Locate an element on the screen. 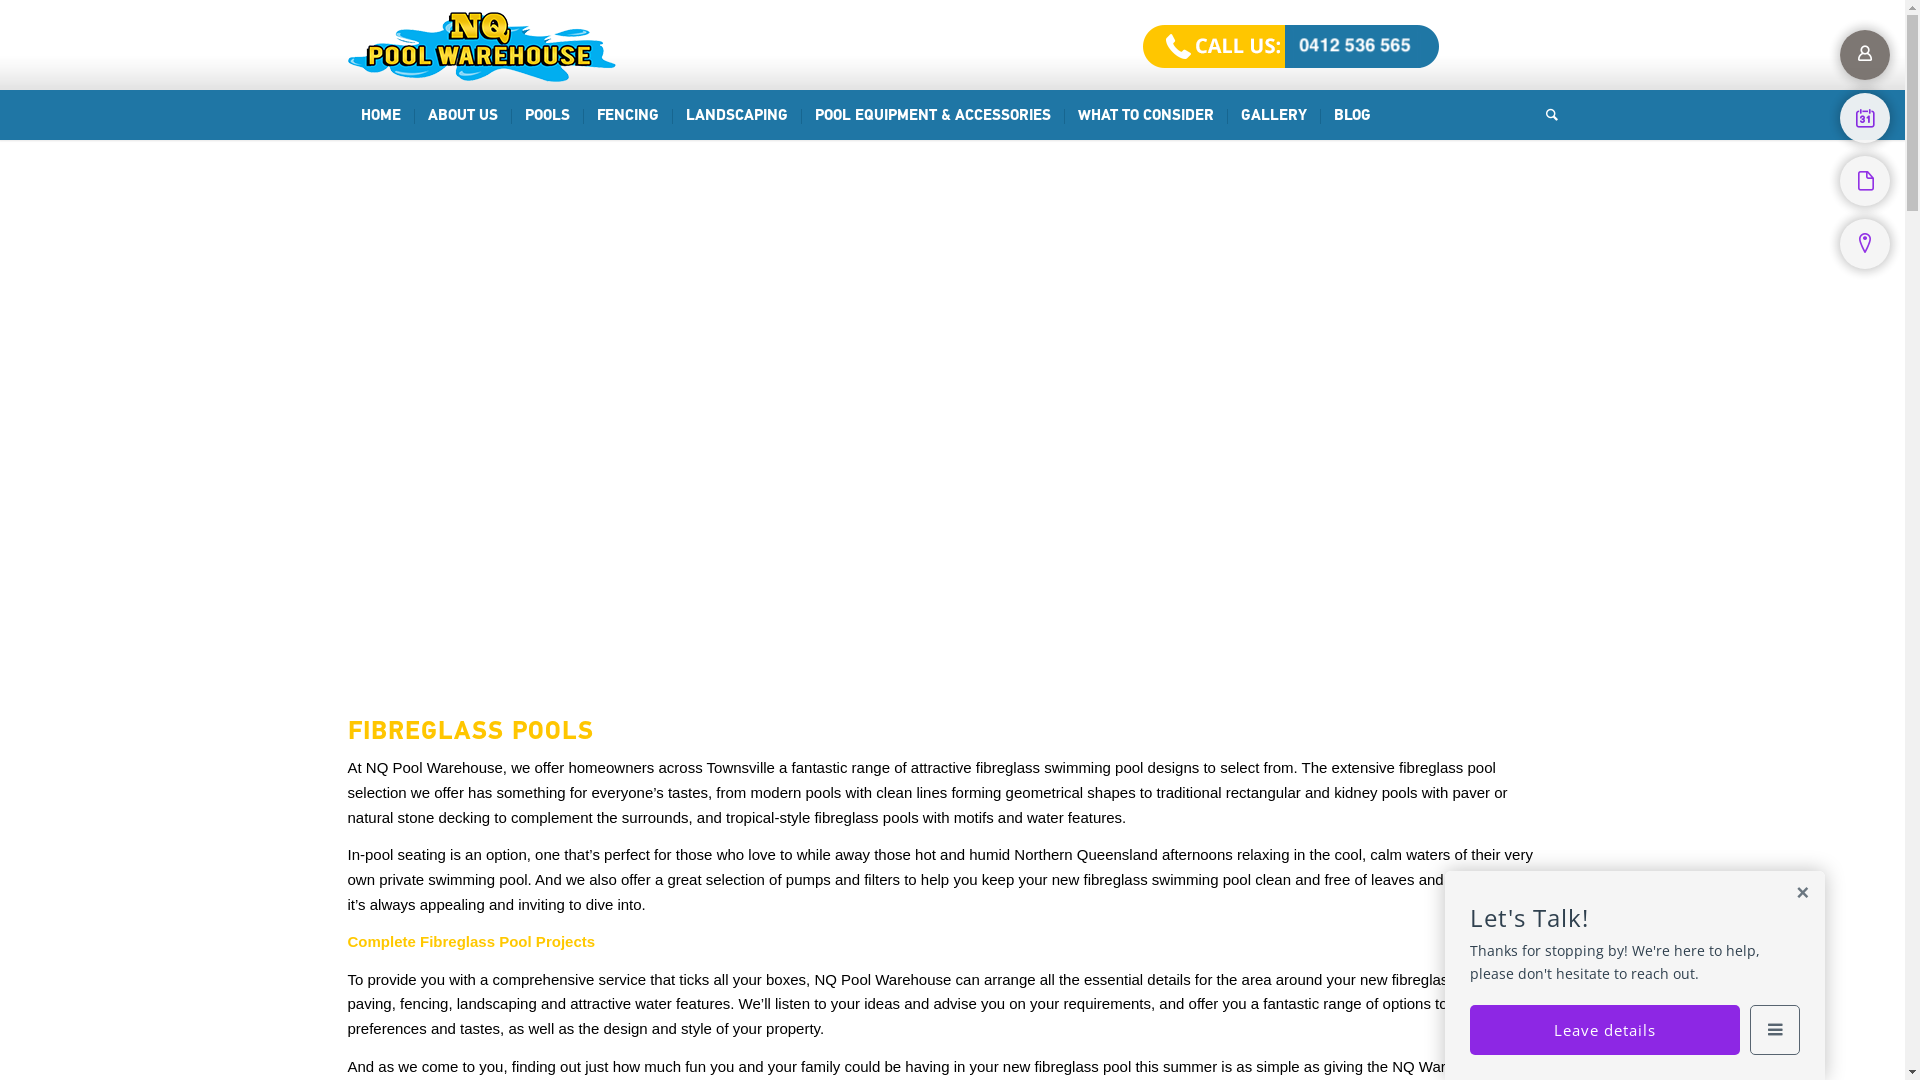  'WHAT TO CONSIDER' is located at coordinates (1063, 115).